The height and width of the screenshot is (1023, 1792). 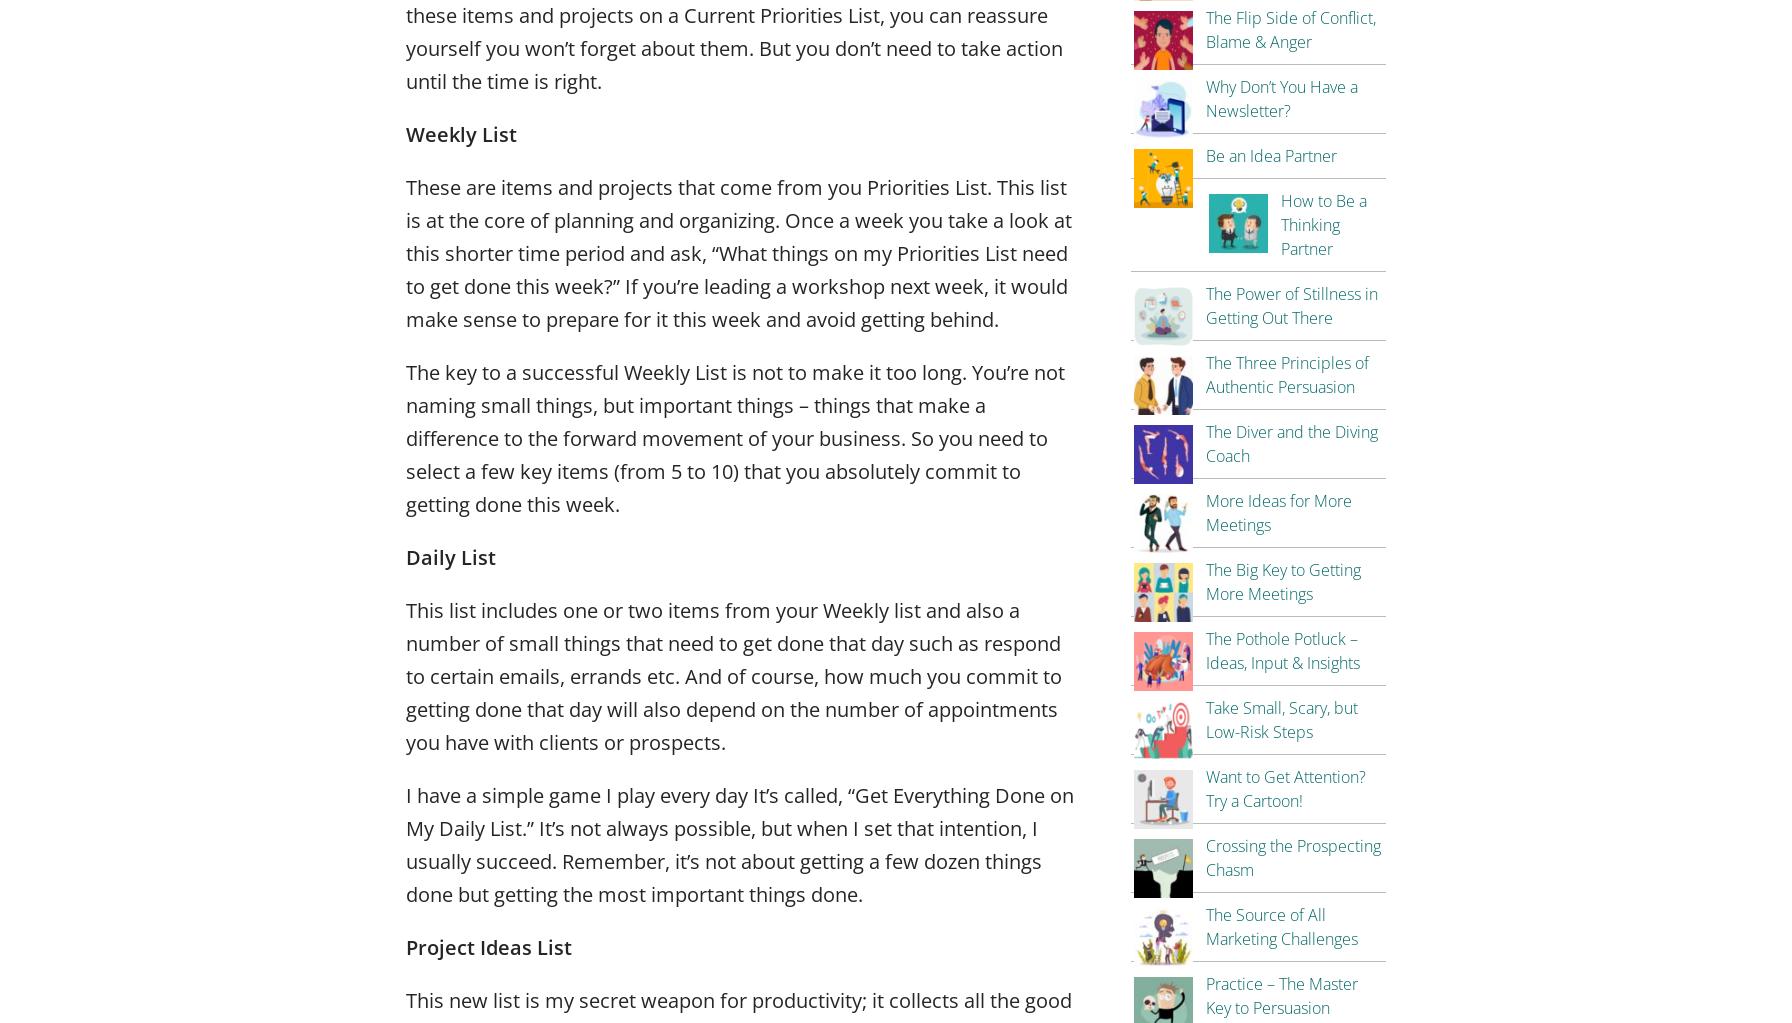 I want to click on 'Practice – The Master Key to Persuasion', so click(x=1281, y=994).